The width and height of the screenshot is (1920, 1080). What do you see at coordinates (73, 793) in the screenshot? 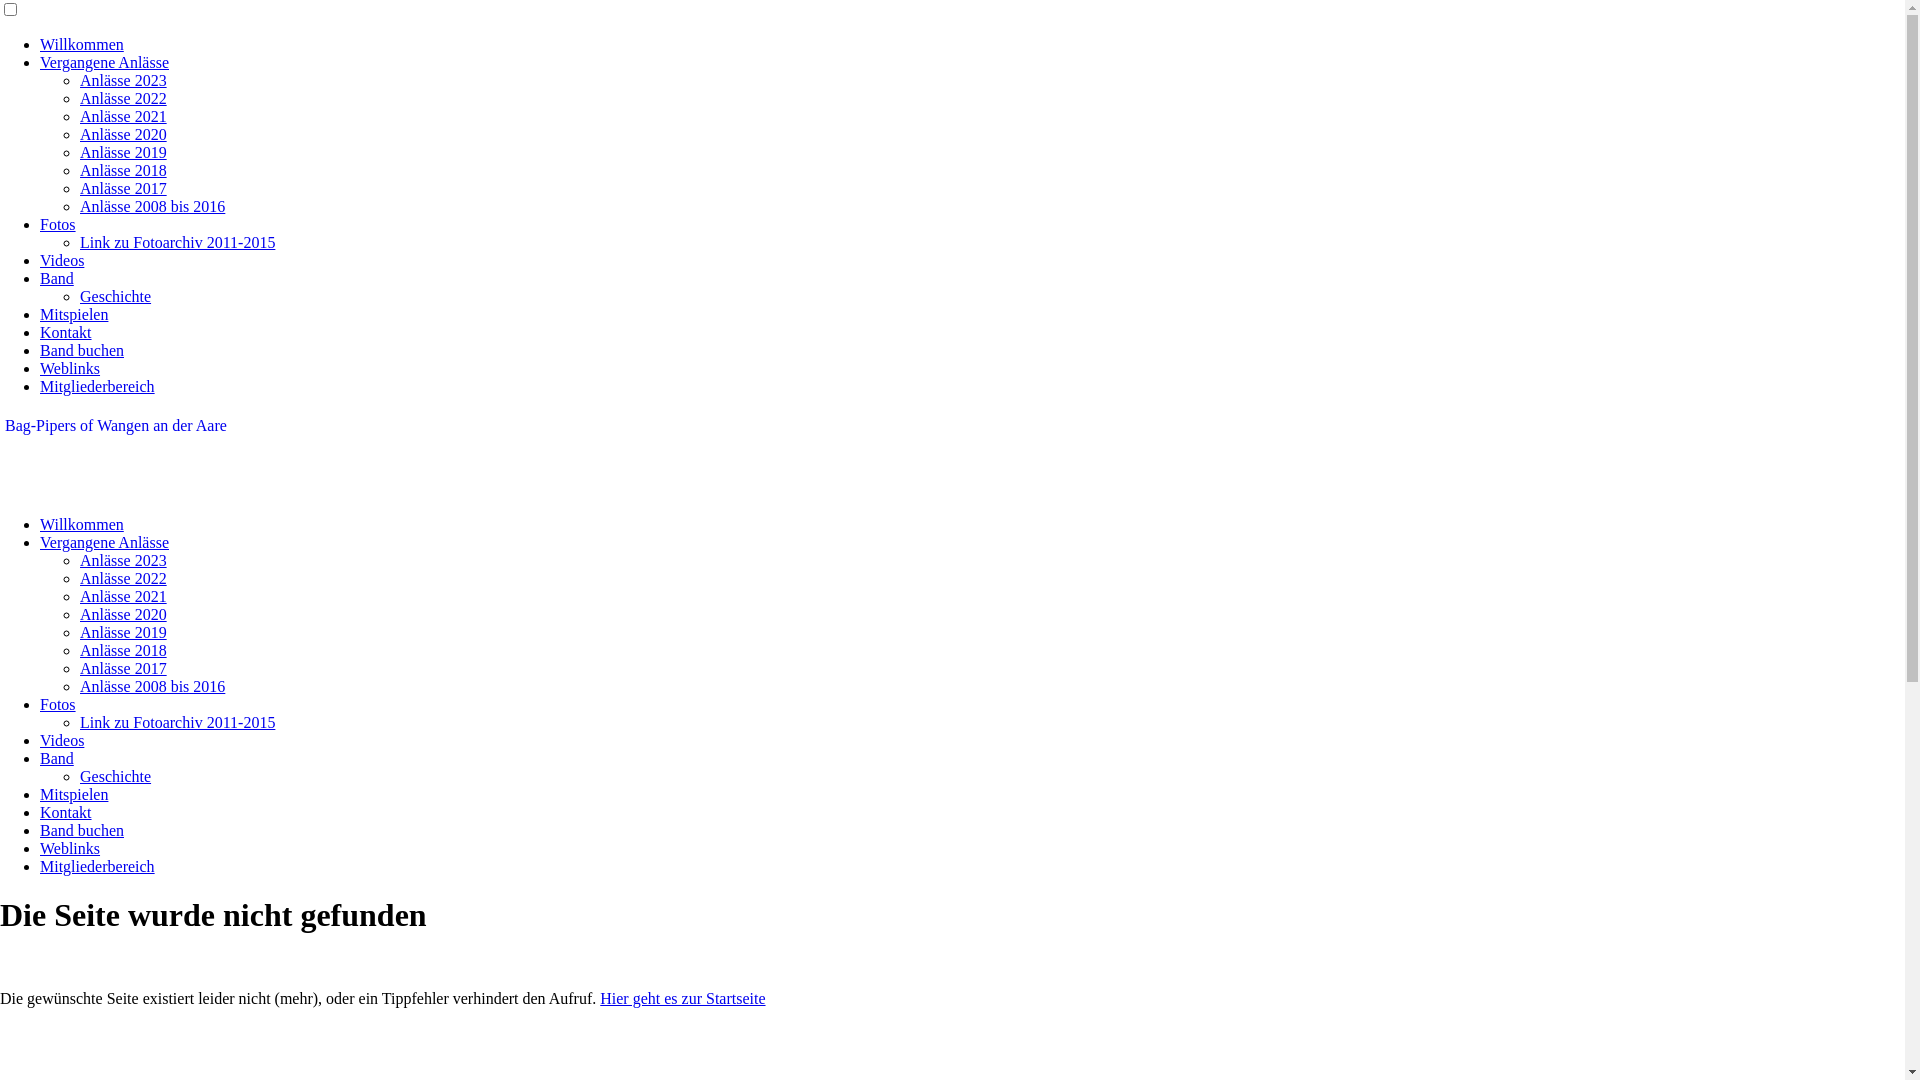
I see `'Mitspielen'` at bounding box center [73, 793].